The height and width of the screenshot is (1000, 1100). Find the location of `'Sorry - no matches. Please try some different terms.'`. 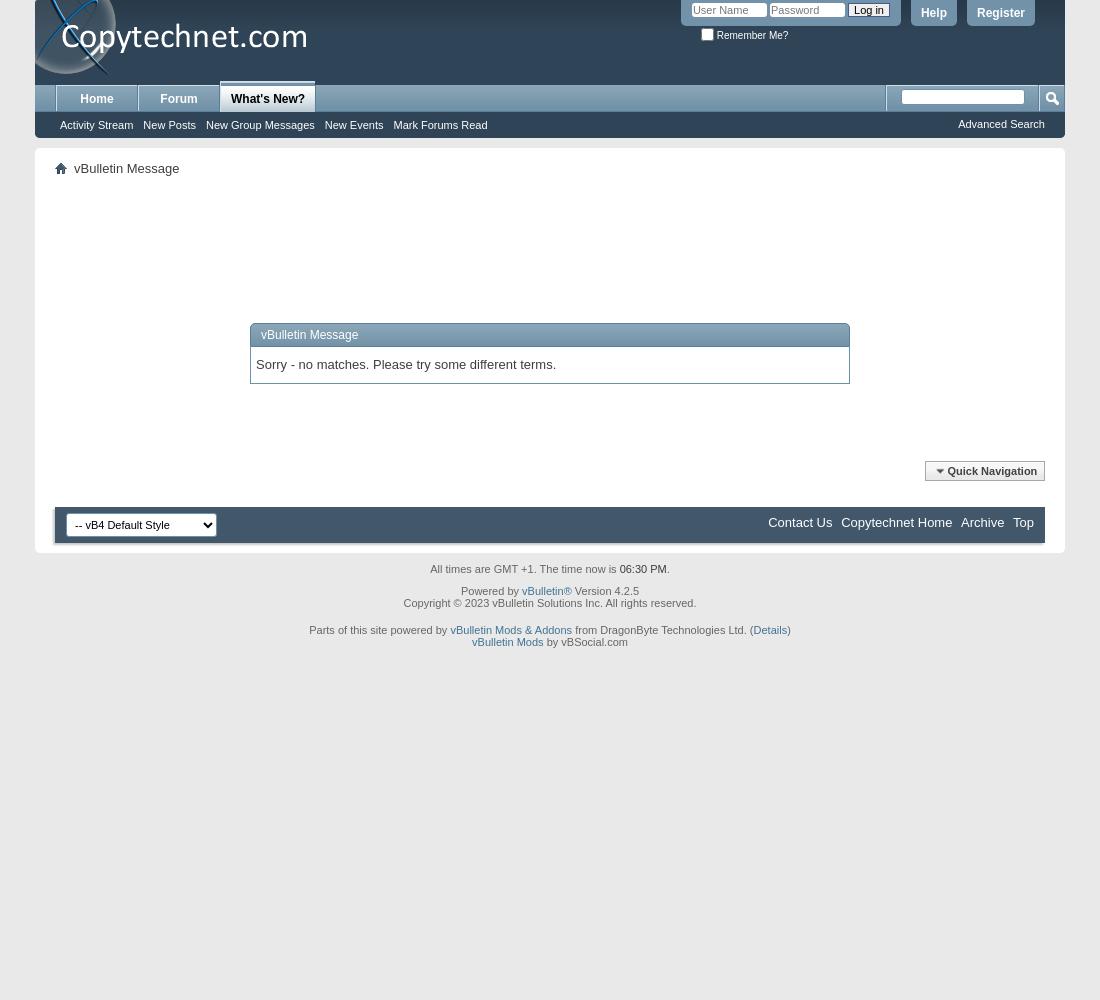

'Sorry - no matches. Please try some different terms.' is located at coordinates (406, 362).